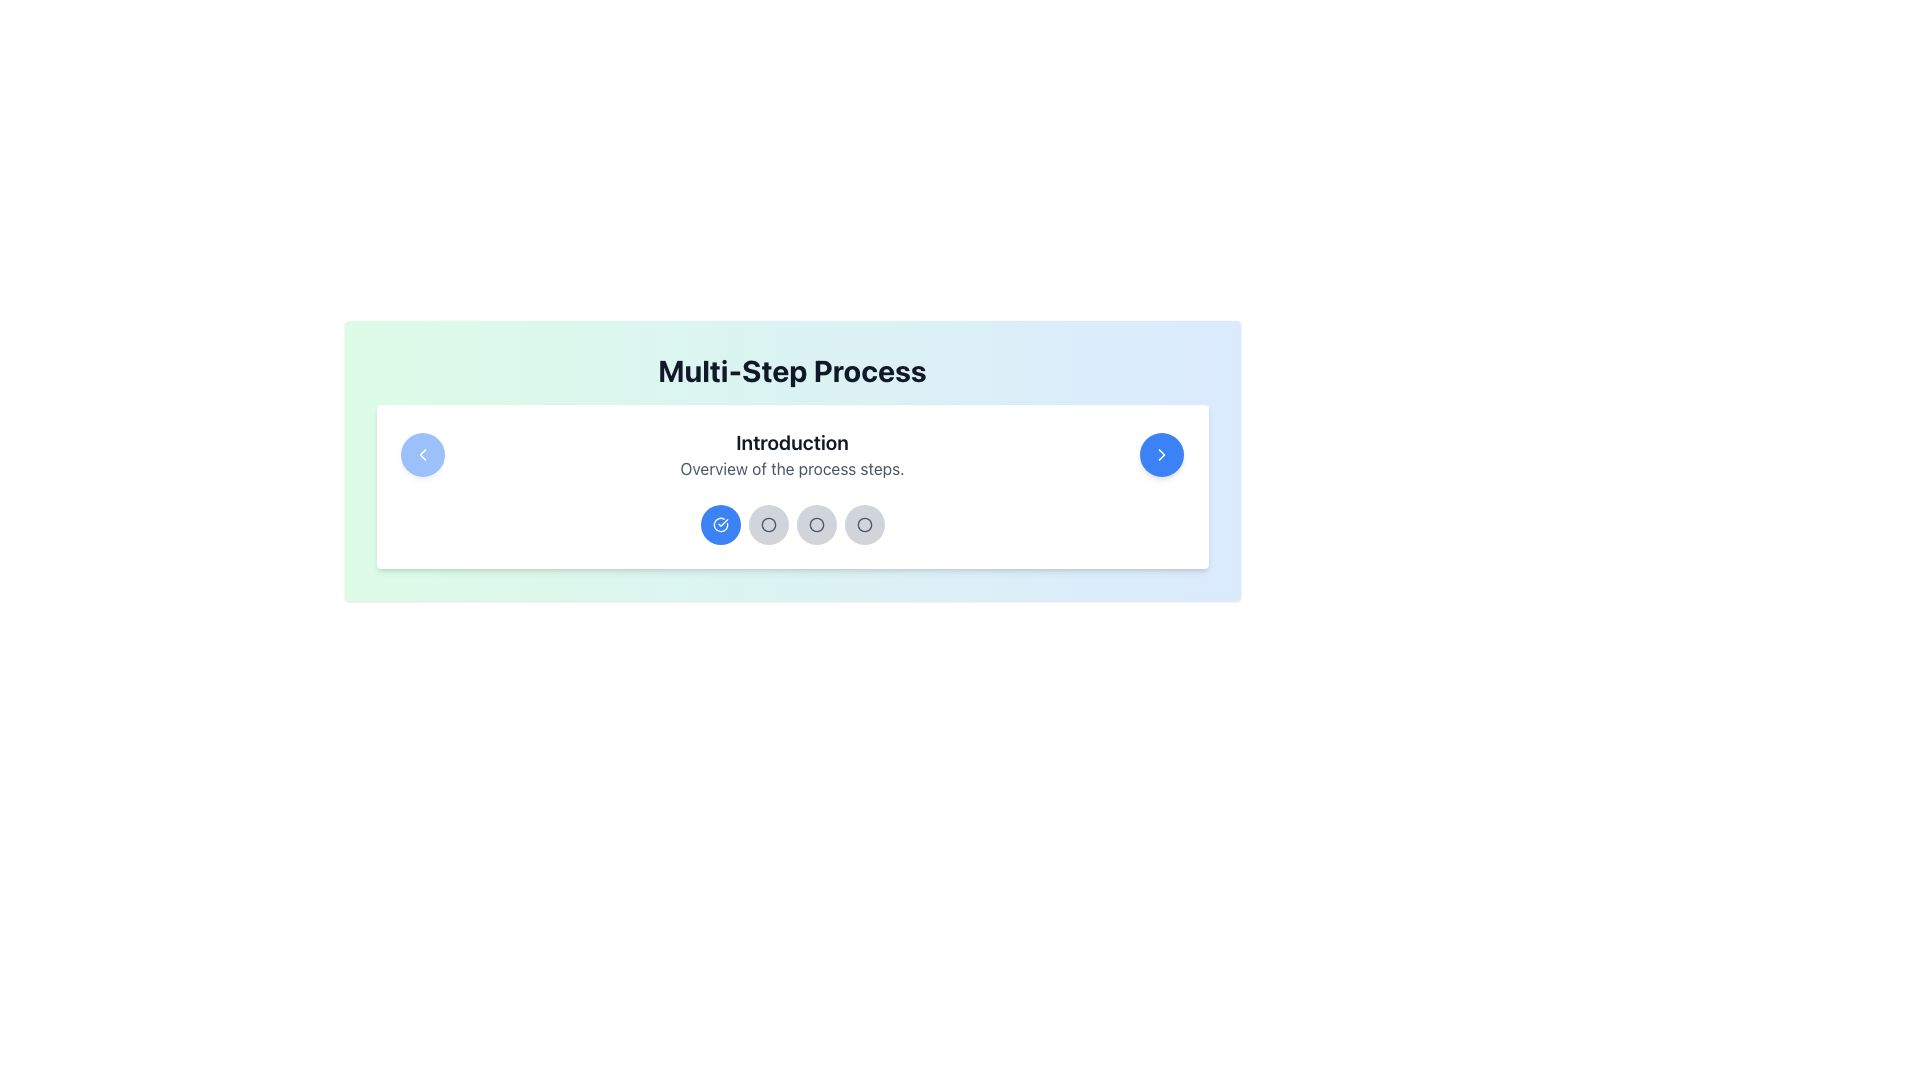  I want to click on the Circle icon, which is the fourth circular element with a black stroke located at the bottom of the step overview section, so click(767, 523).